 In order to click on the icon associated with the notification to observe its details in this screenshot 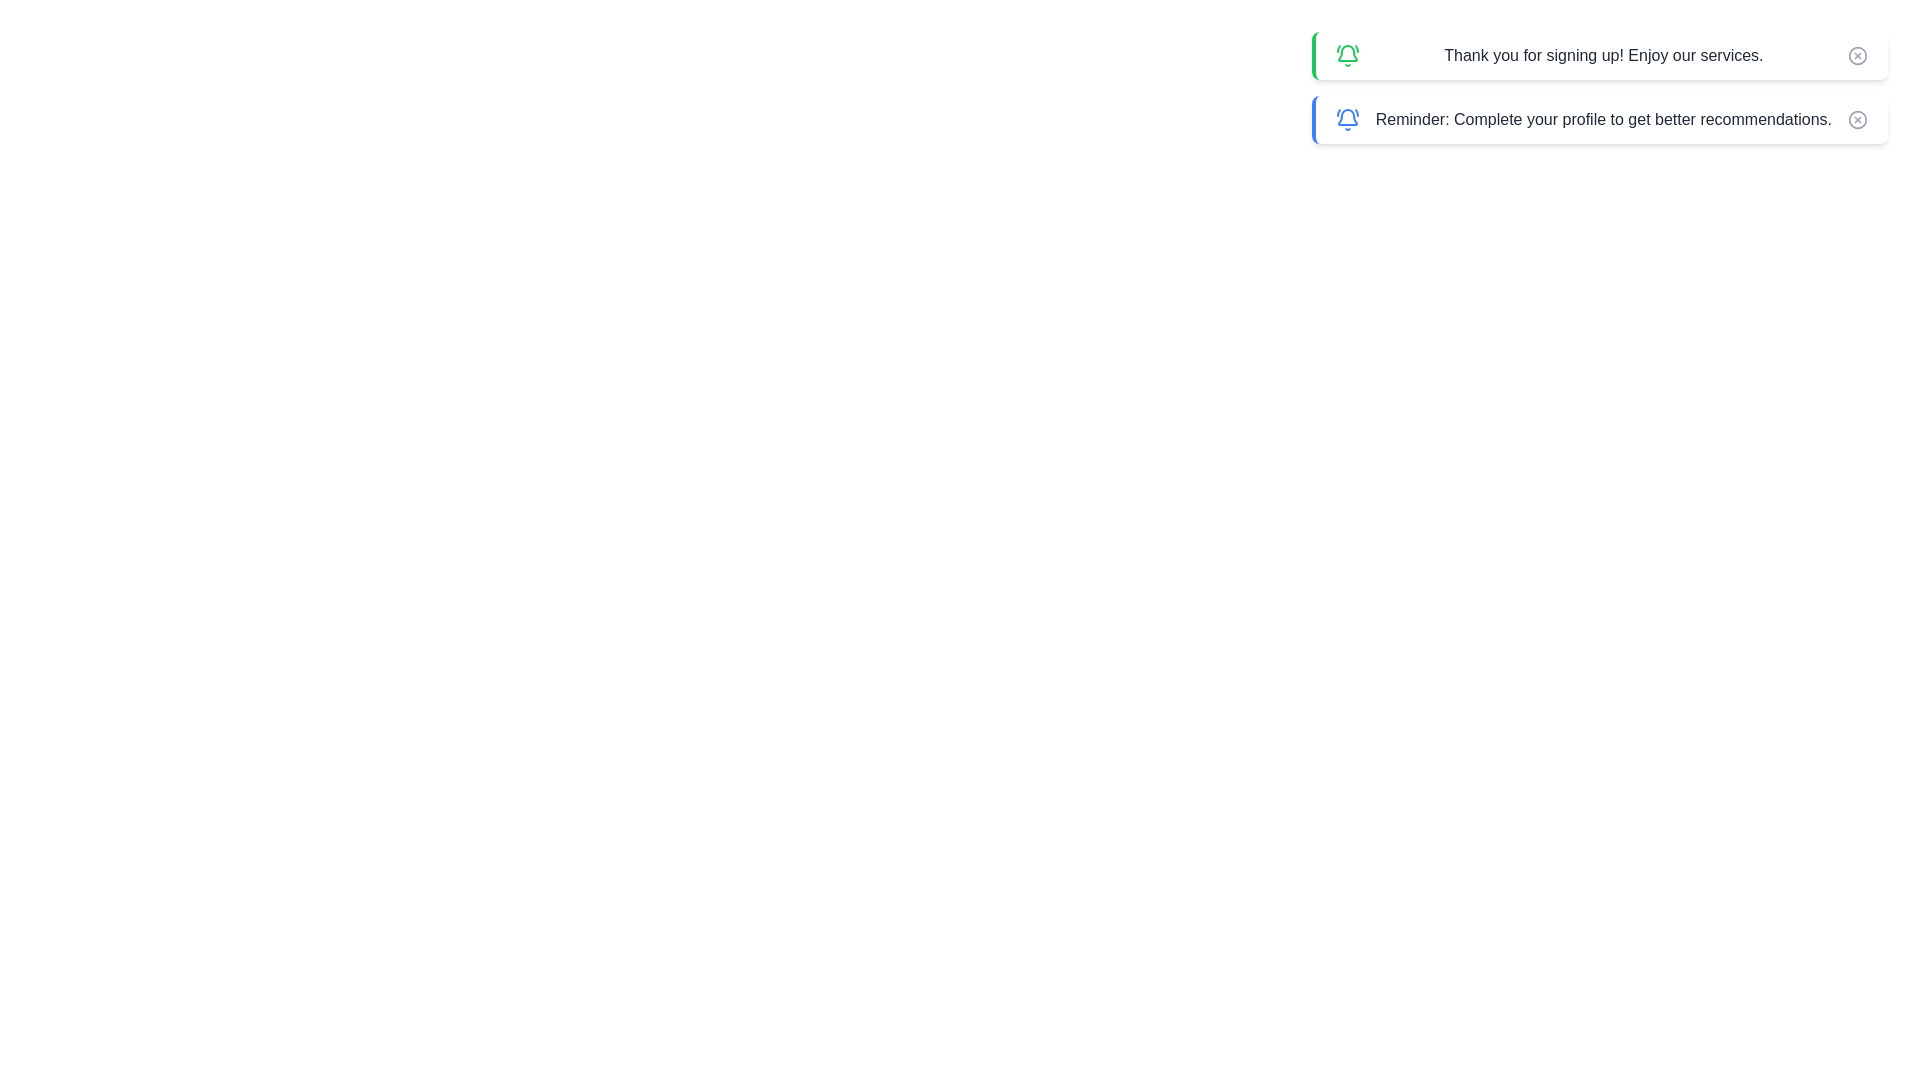, I will do `click(1347, 55)`.